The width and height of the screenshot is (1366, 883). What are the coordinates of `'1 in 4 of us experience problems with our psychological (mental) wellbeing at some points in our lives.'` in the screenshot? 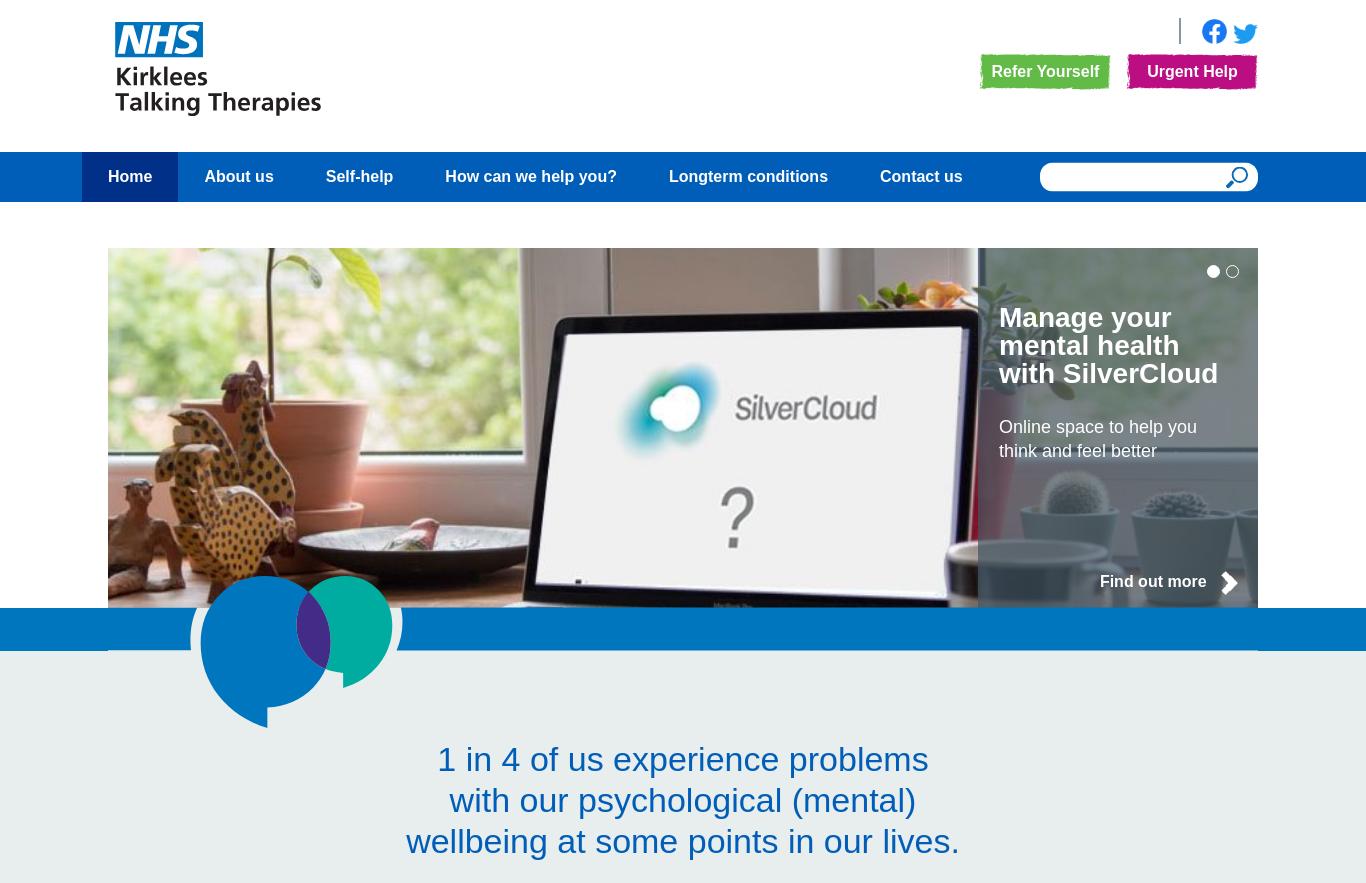 It's located at (681, 798).